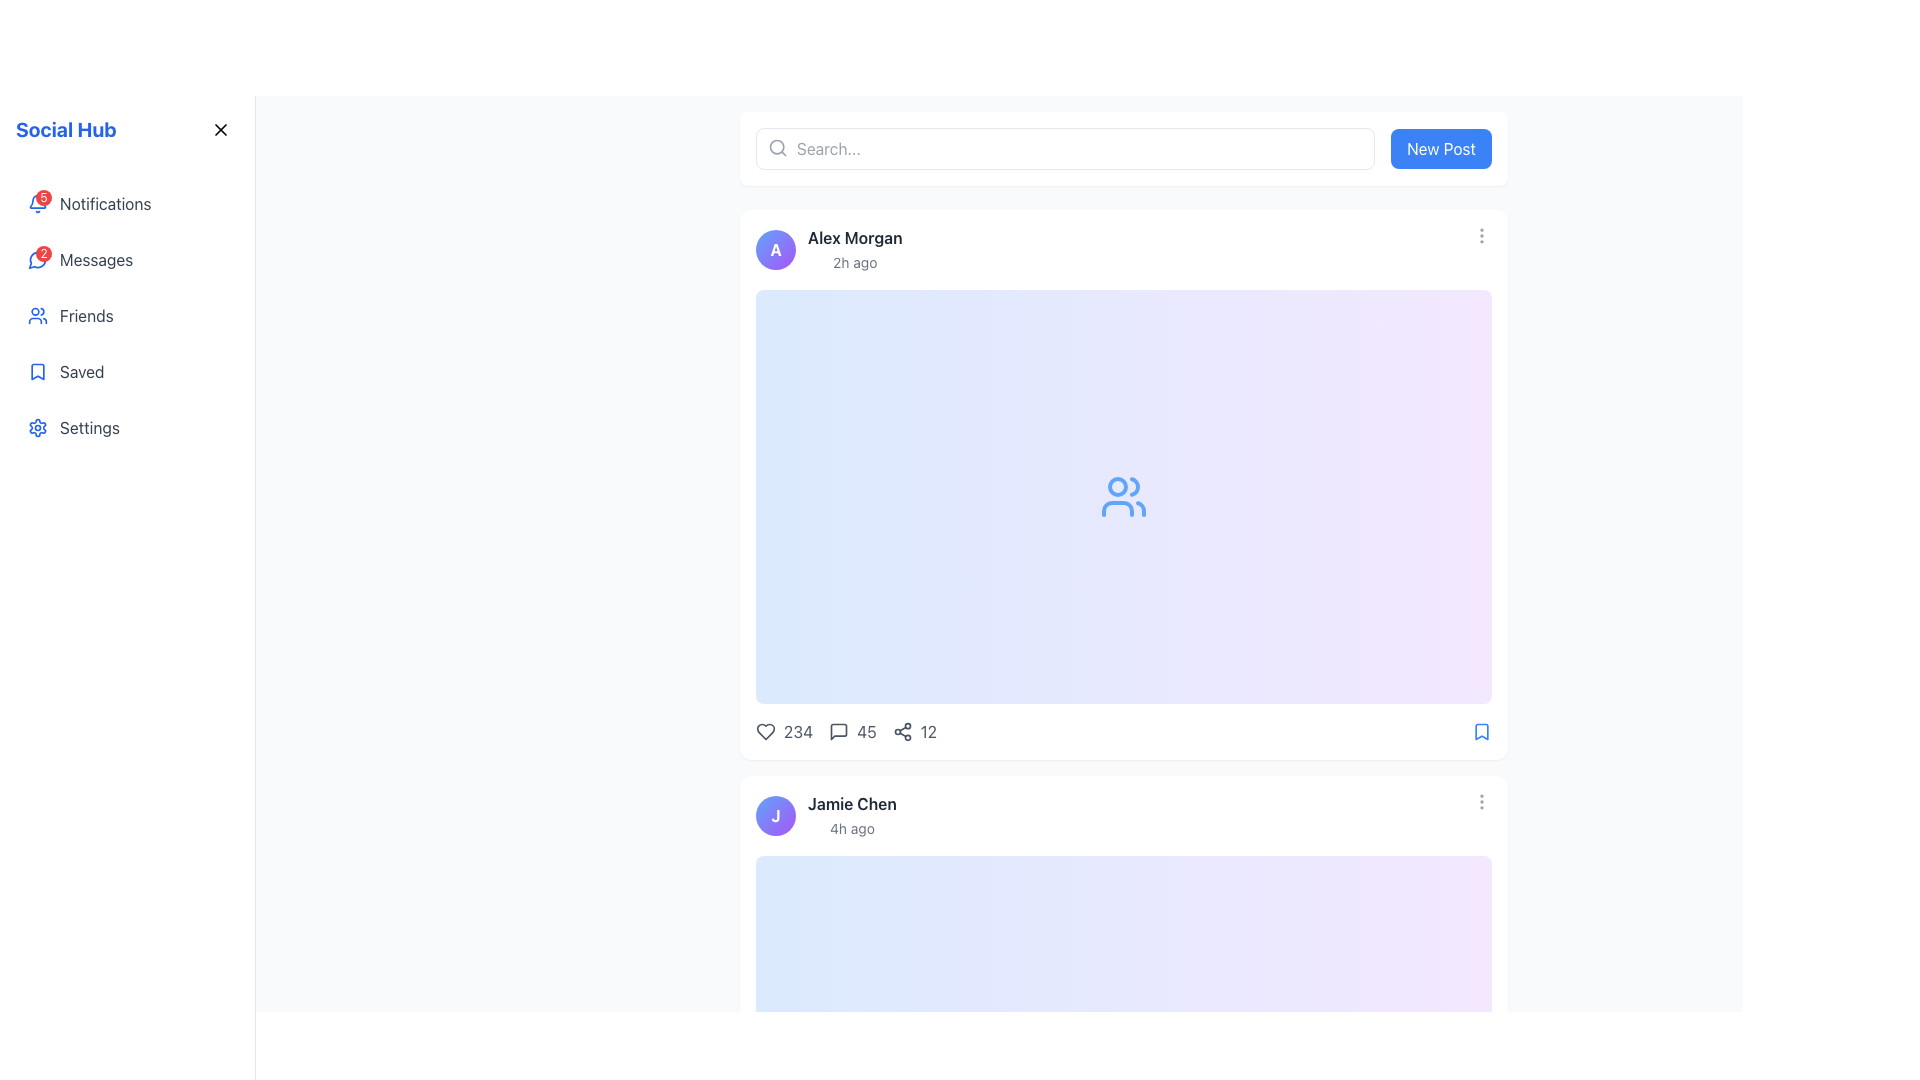 This screenshot has width=1920, height=1080. I want to click on the avatar representing the user 'Jamie Chen', so click(775, 816).